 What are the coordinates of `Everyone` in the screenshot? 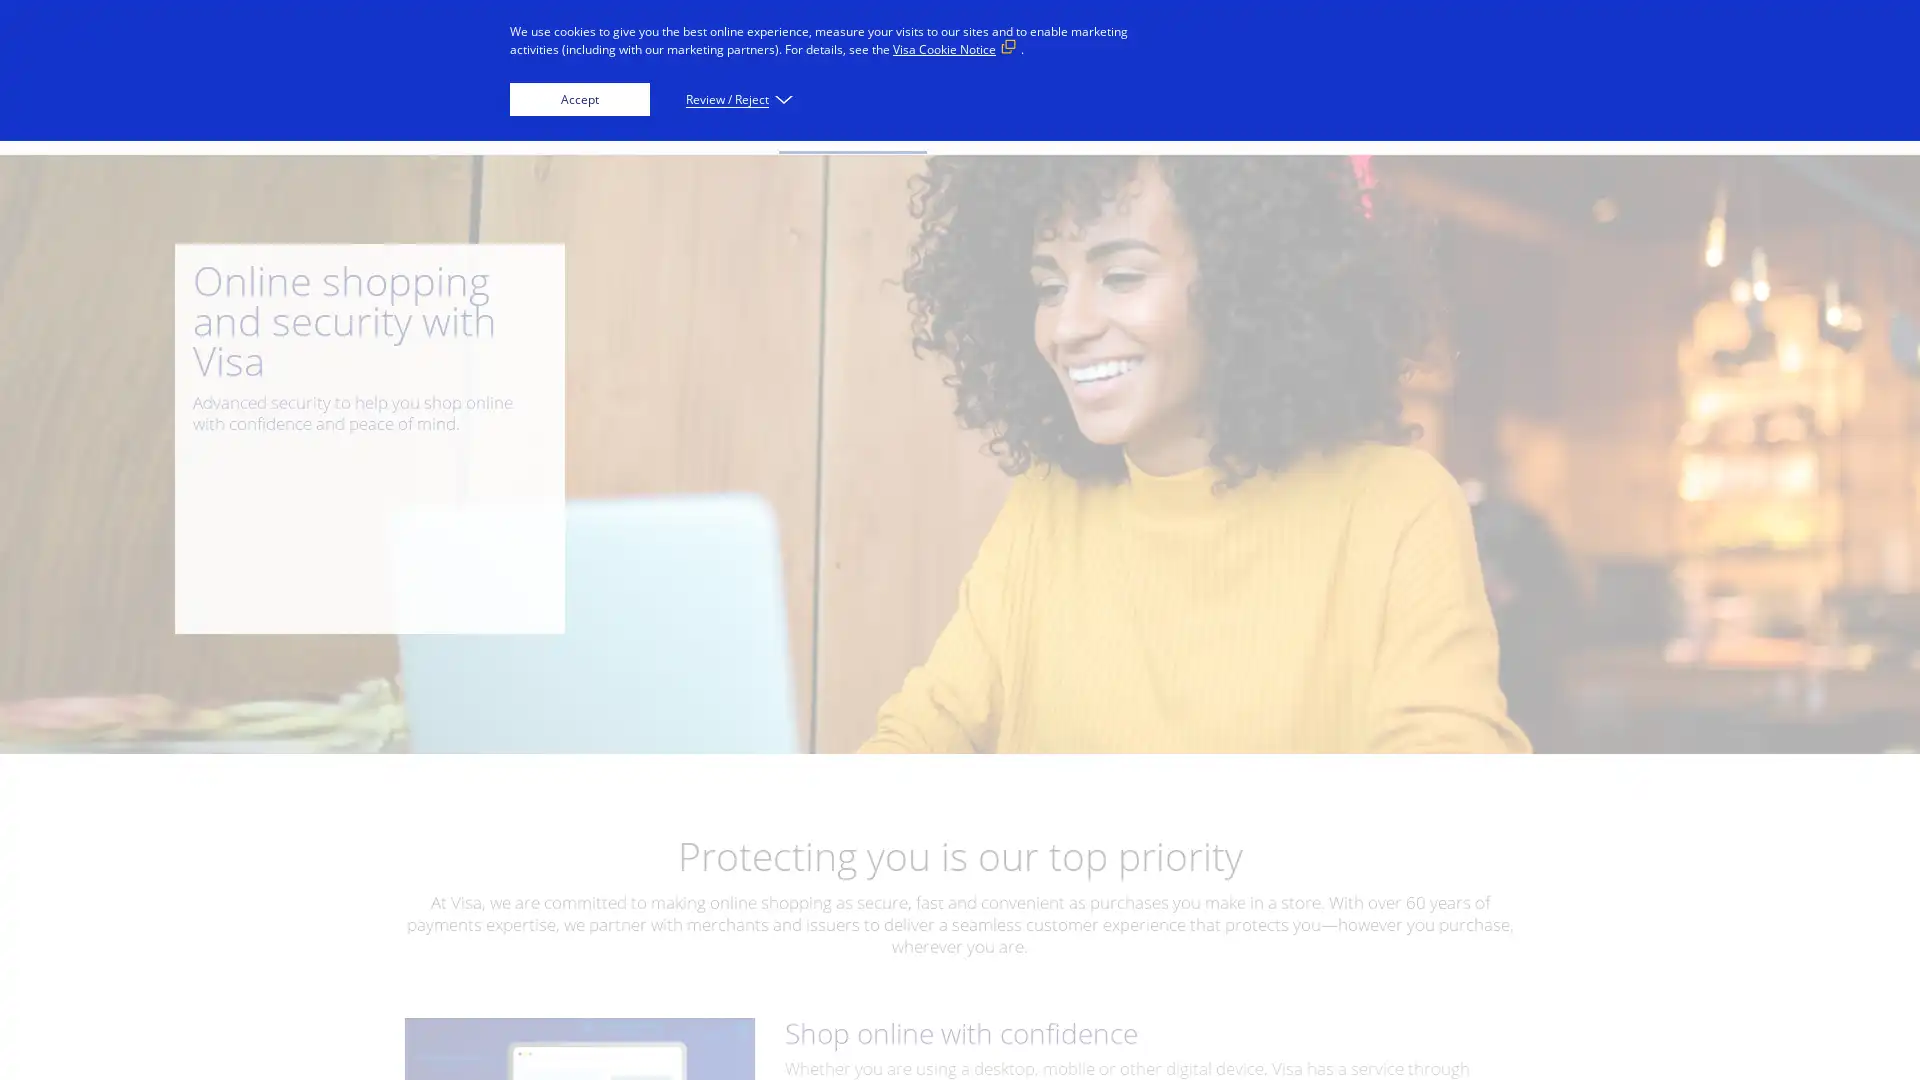 It's located at (1224, 53).